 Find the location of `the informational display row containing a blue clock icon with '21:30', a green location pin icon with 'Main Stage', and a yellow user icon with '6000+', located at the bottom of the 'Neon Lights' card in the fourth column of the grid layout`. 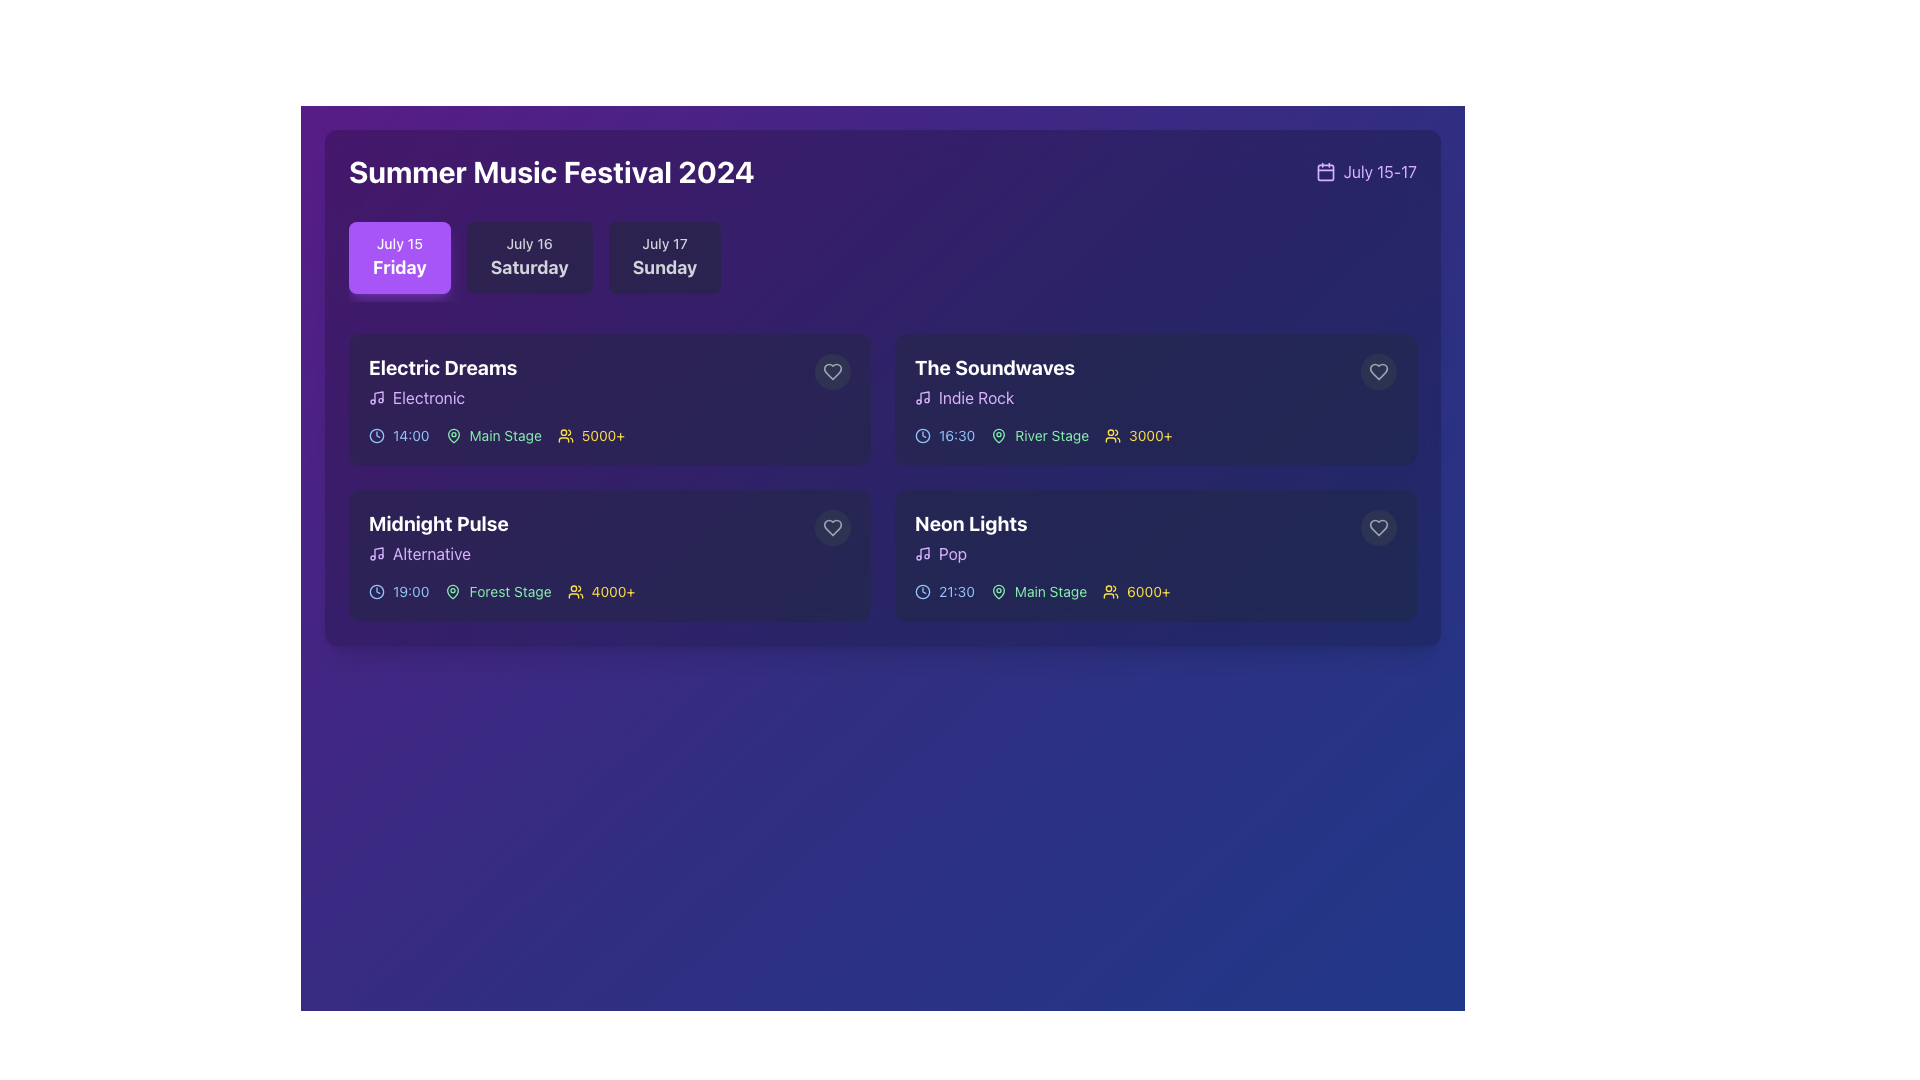

the informational display row containing a blue clock icon with '21:30', a green location pin icon with 'Main Stage', and a yellow user icon with '6000+', located at the bottom of the 'Neon Lights' card in the fourth column of the grid layout is located at coordinates (1156, 590).